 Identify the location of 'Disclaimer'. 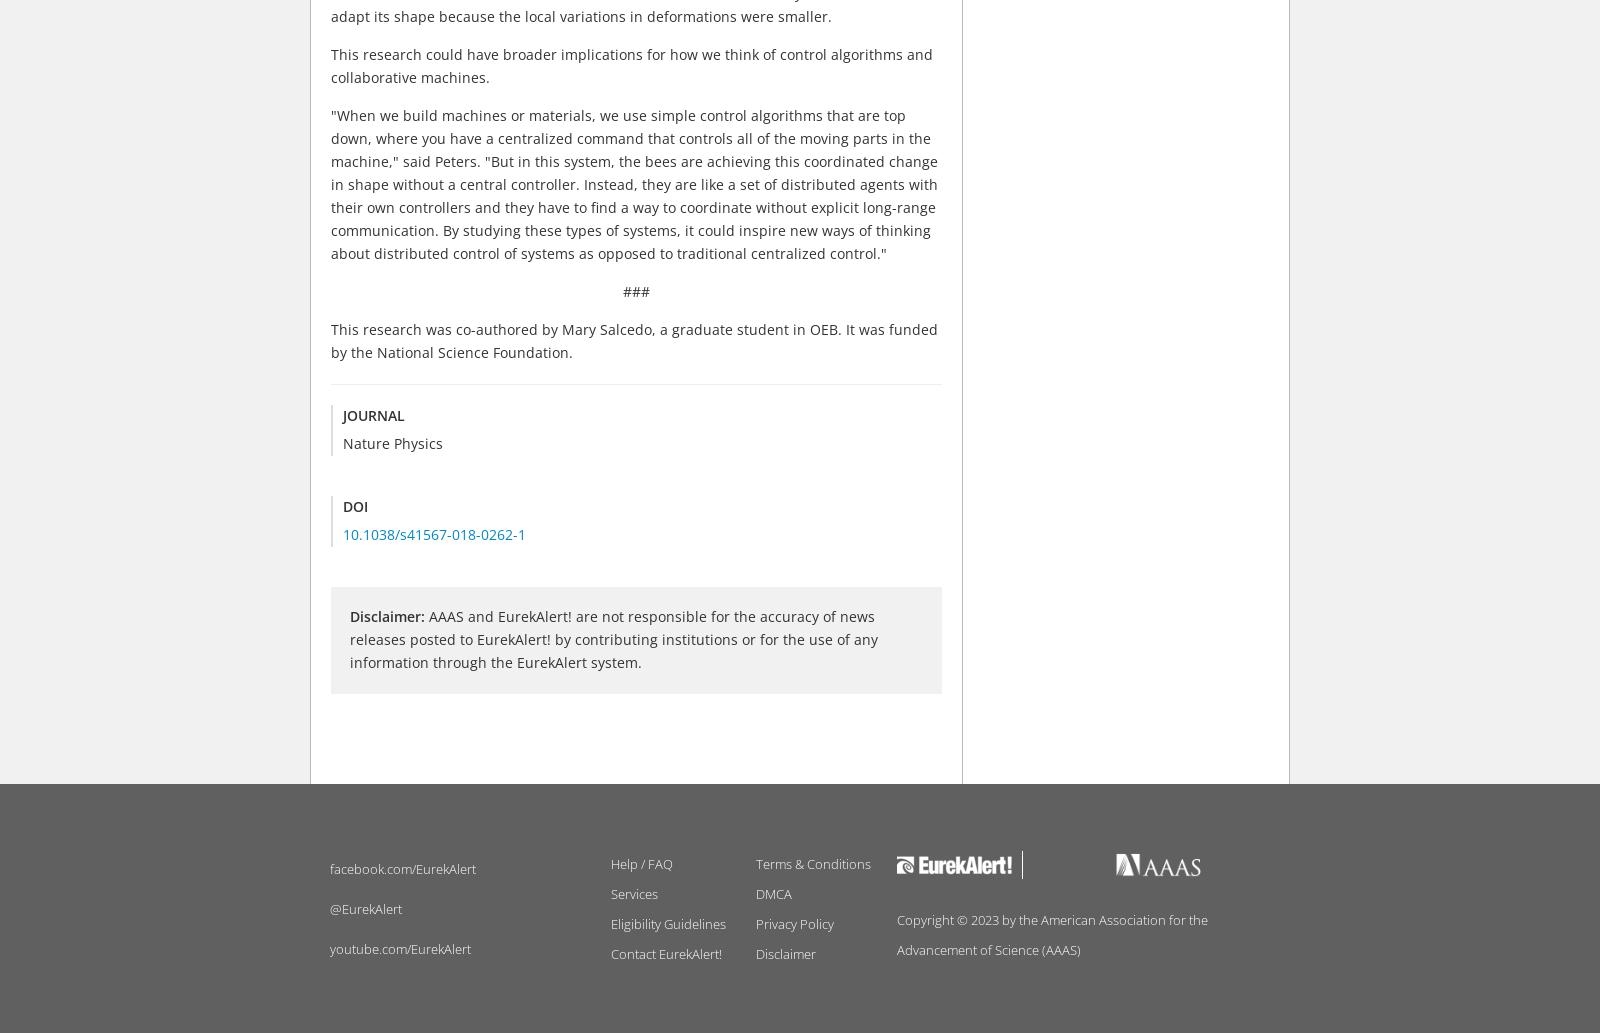
(785, 952).